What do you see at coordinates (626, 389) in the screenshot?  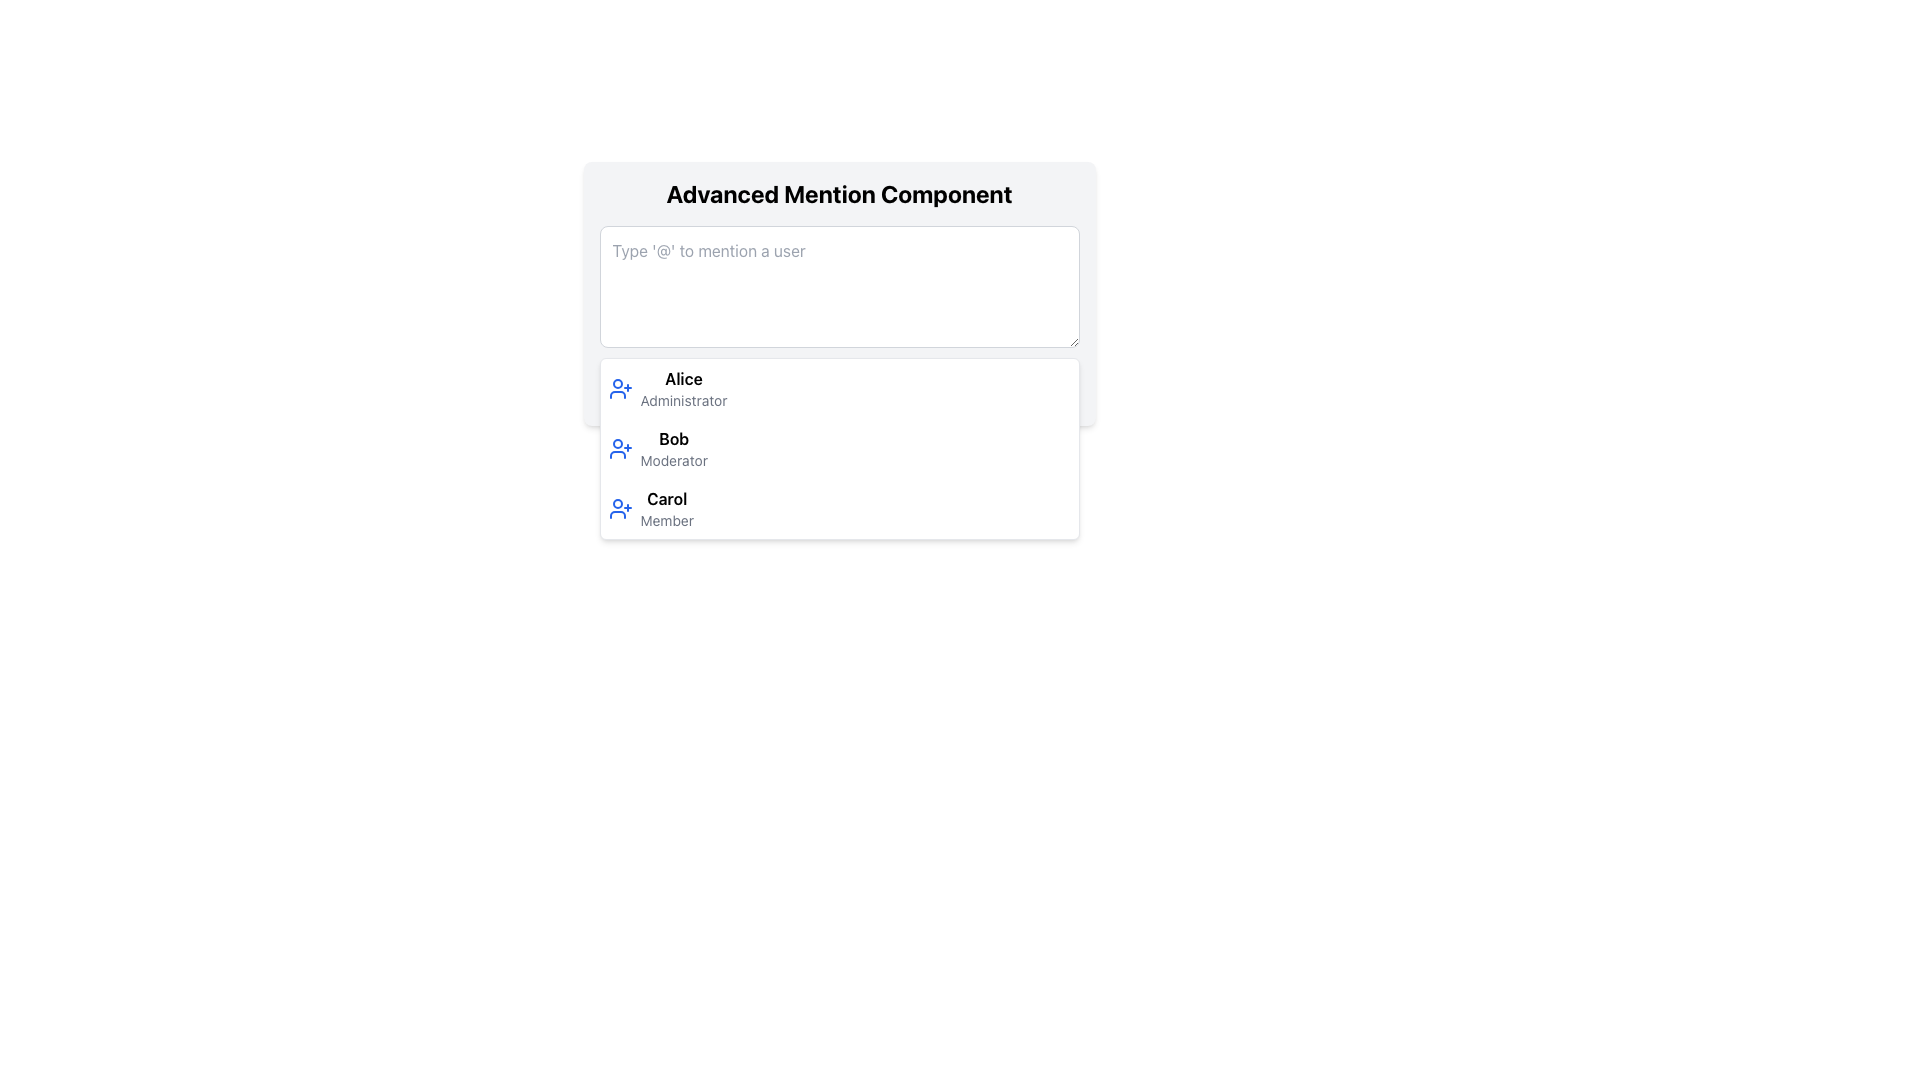 I see `the graphic icon representing the user suggestion item labeled 'Alice' in the dropdown list` at bounding box center [626, 389].